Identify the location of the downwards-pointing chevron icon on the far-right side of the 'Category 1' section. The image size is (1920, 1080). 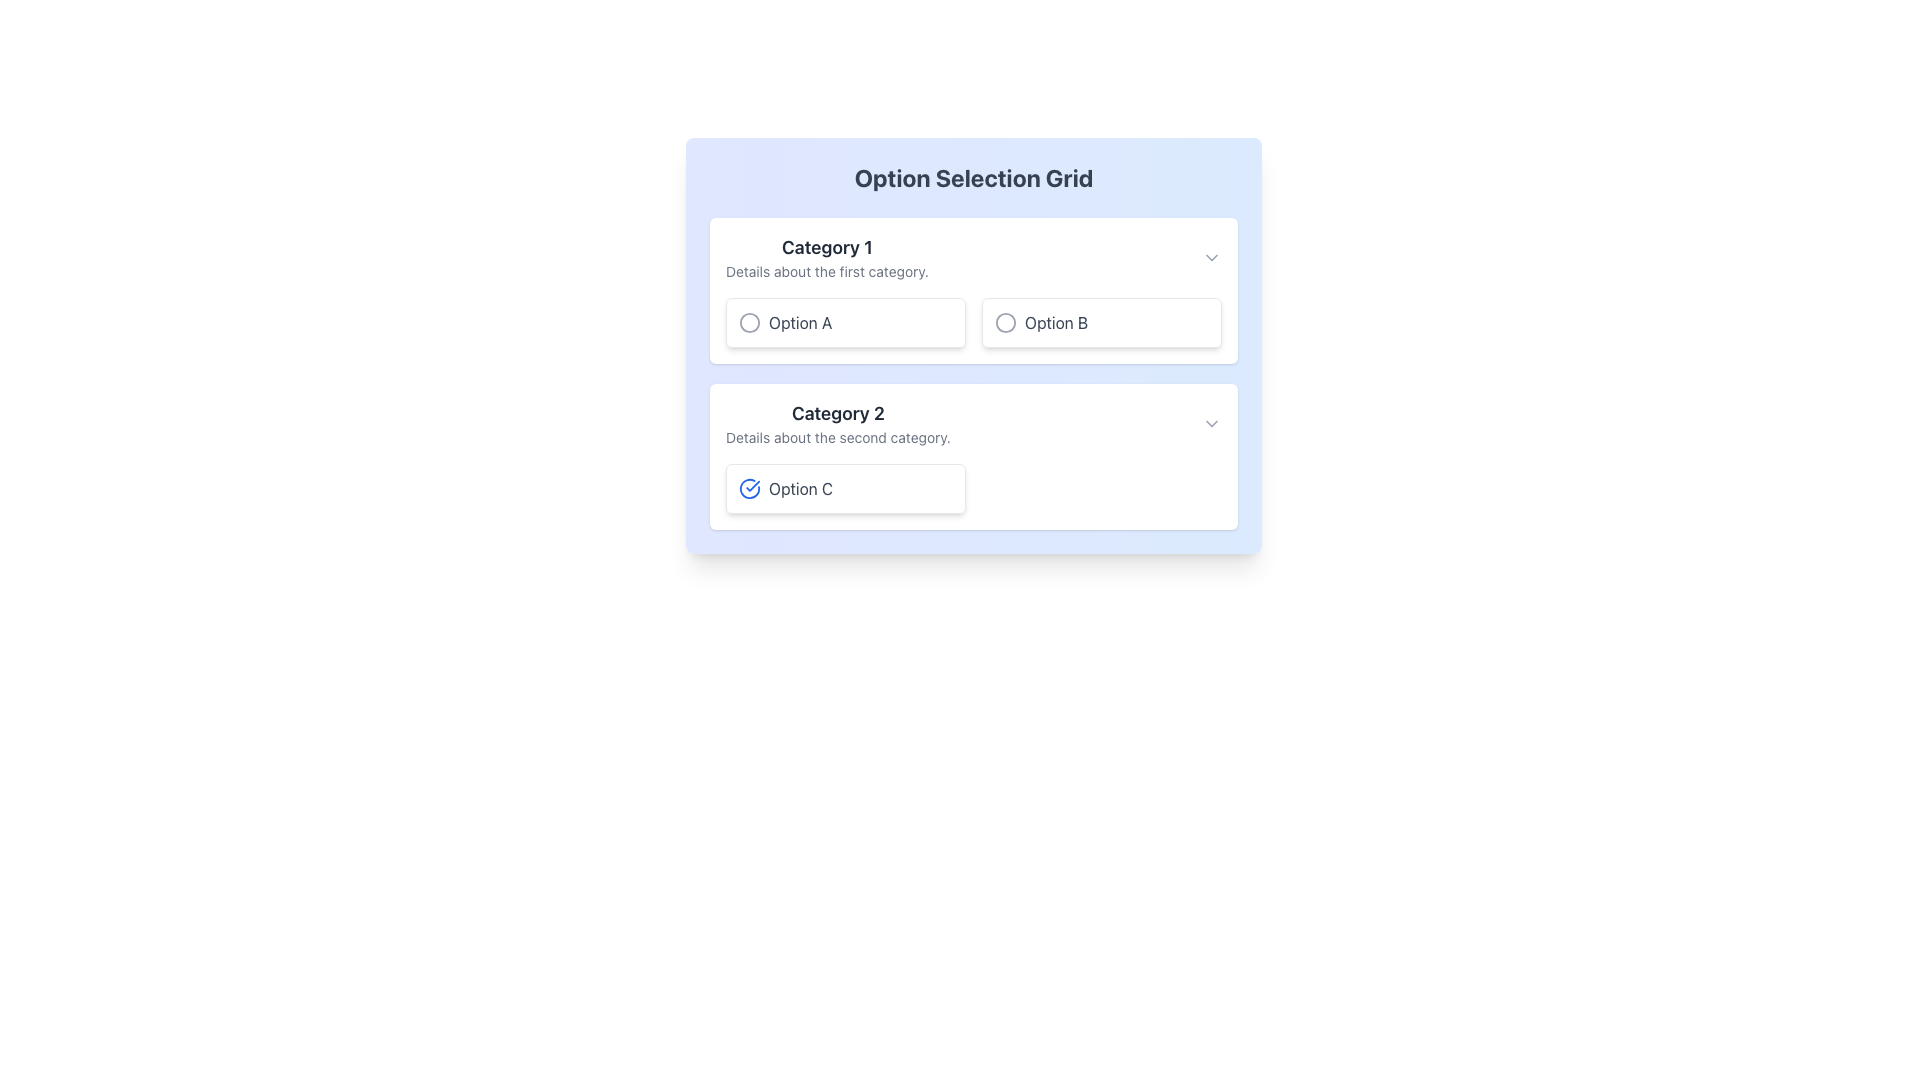
(1210, 257).